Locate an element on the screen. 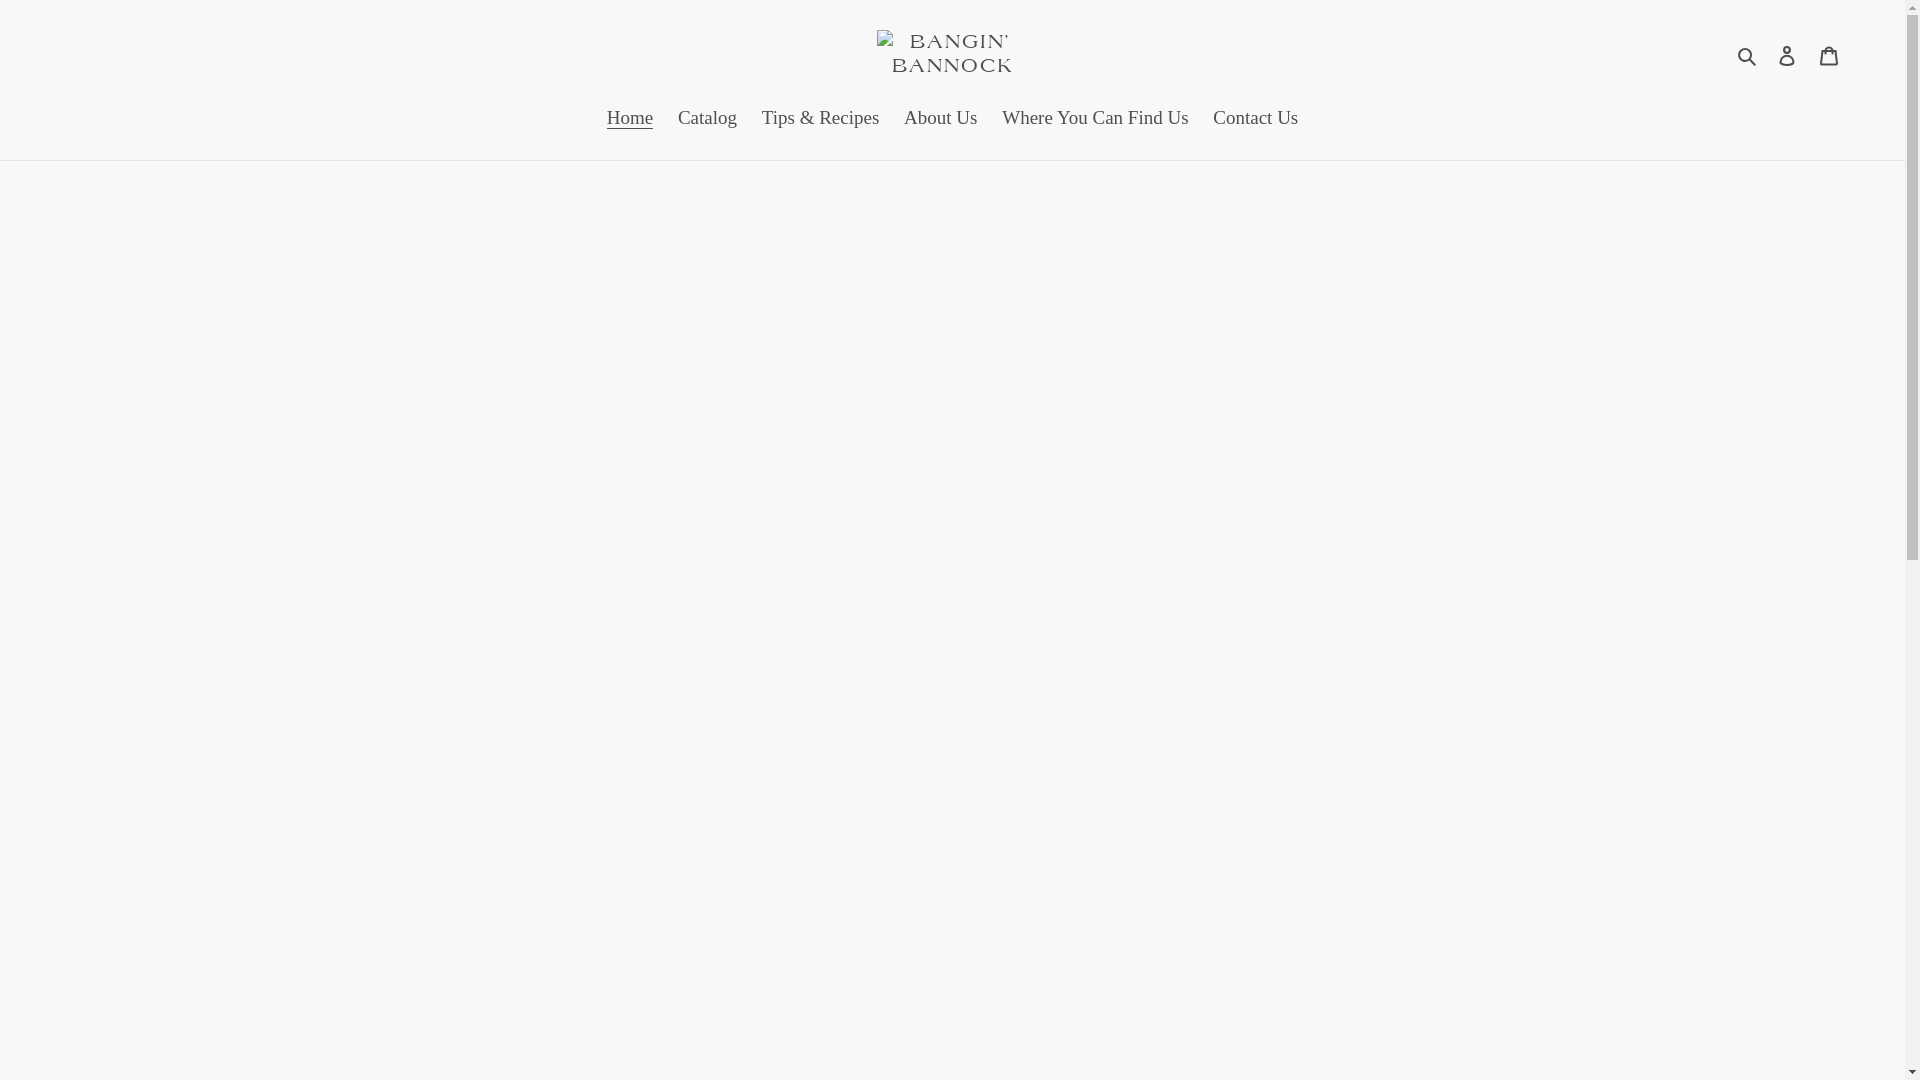 The height and width of the screenshot is (1080, 1920). 'Catalog' is located at coordinates (707, 119).